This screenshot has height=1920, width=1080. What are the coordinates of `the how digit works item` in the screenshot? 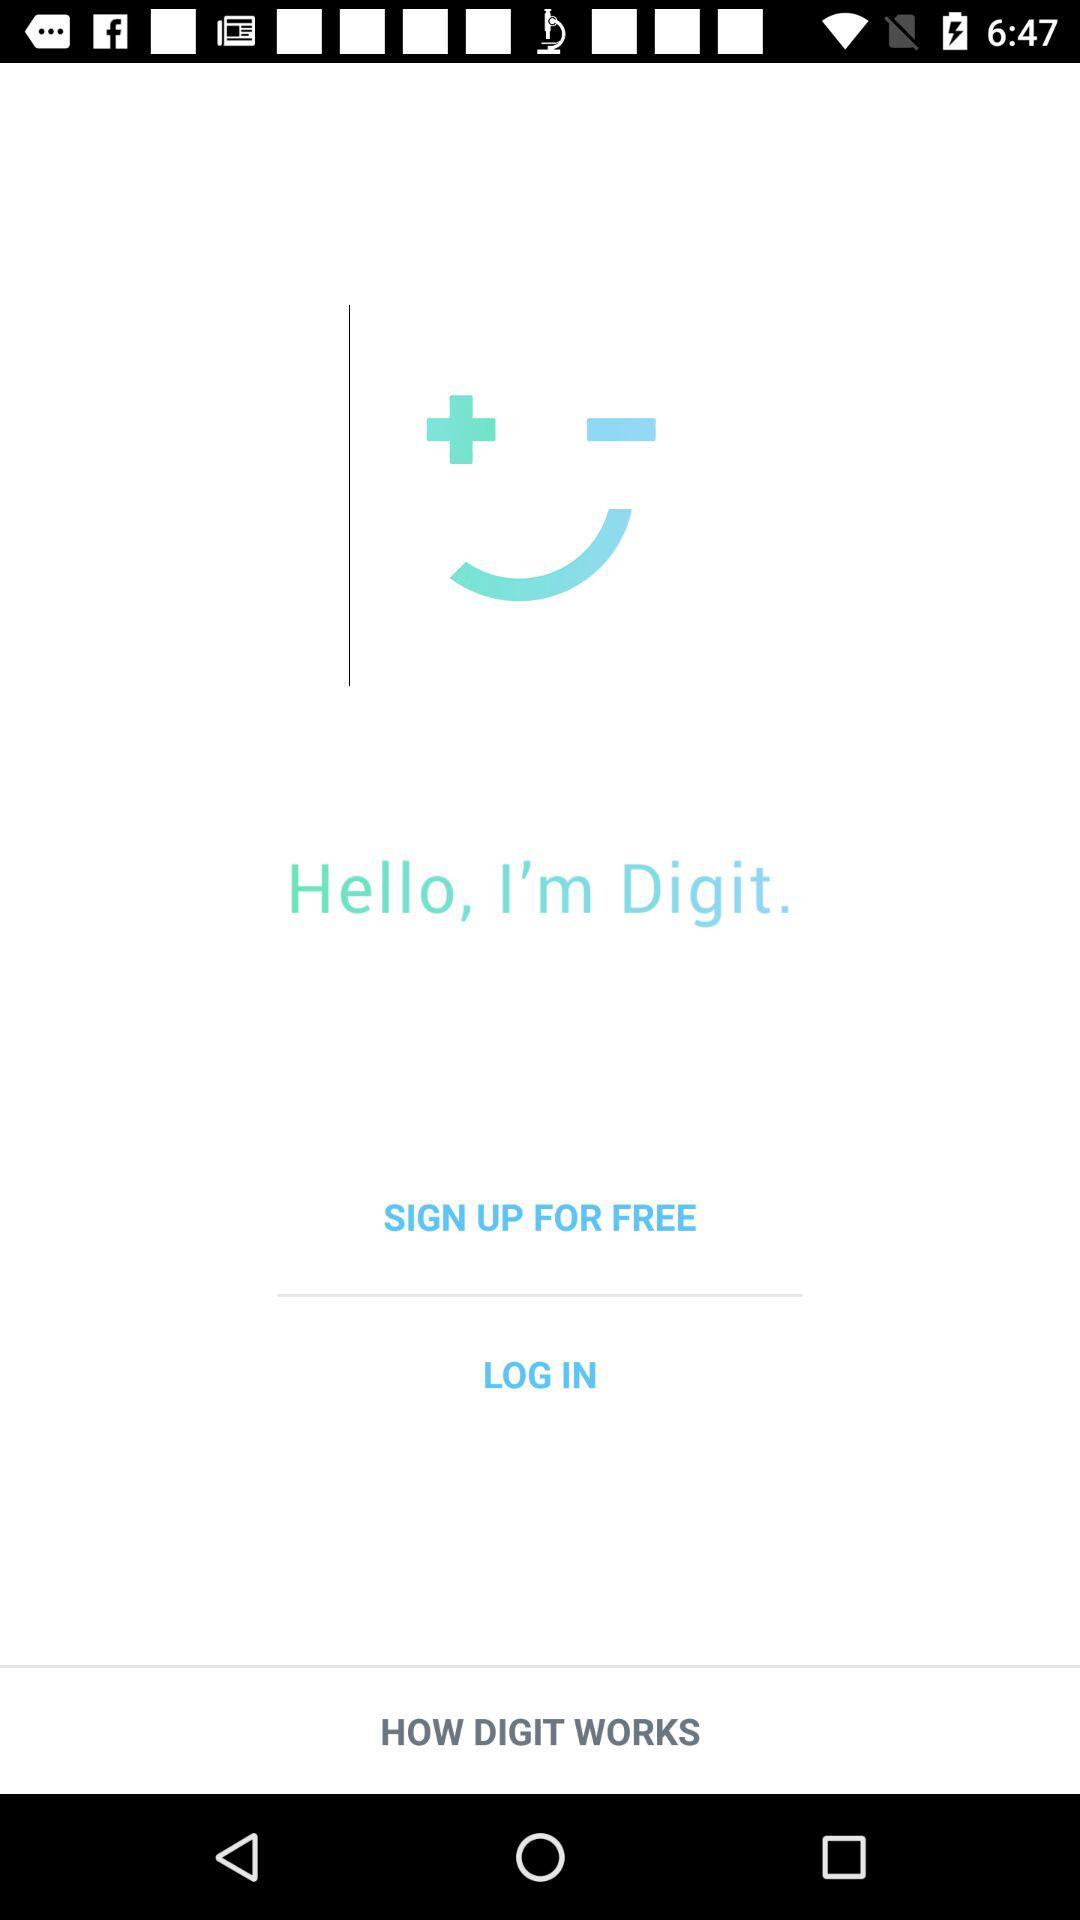 It's located at (540, 1730).